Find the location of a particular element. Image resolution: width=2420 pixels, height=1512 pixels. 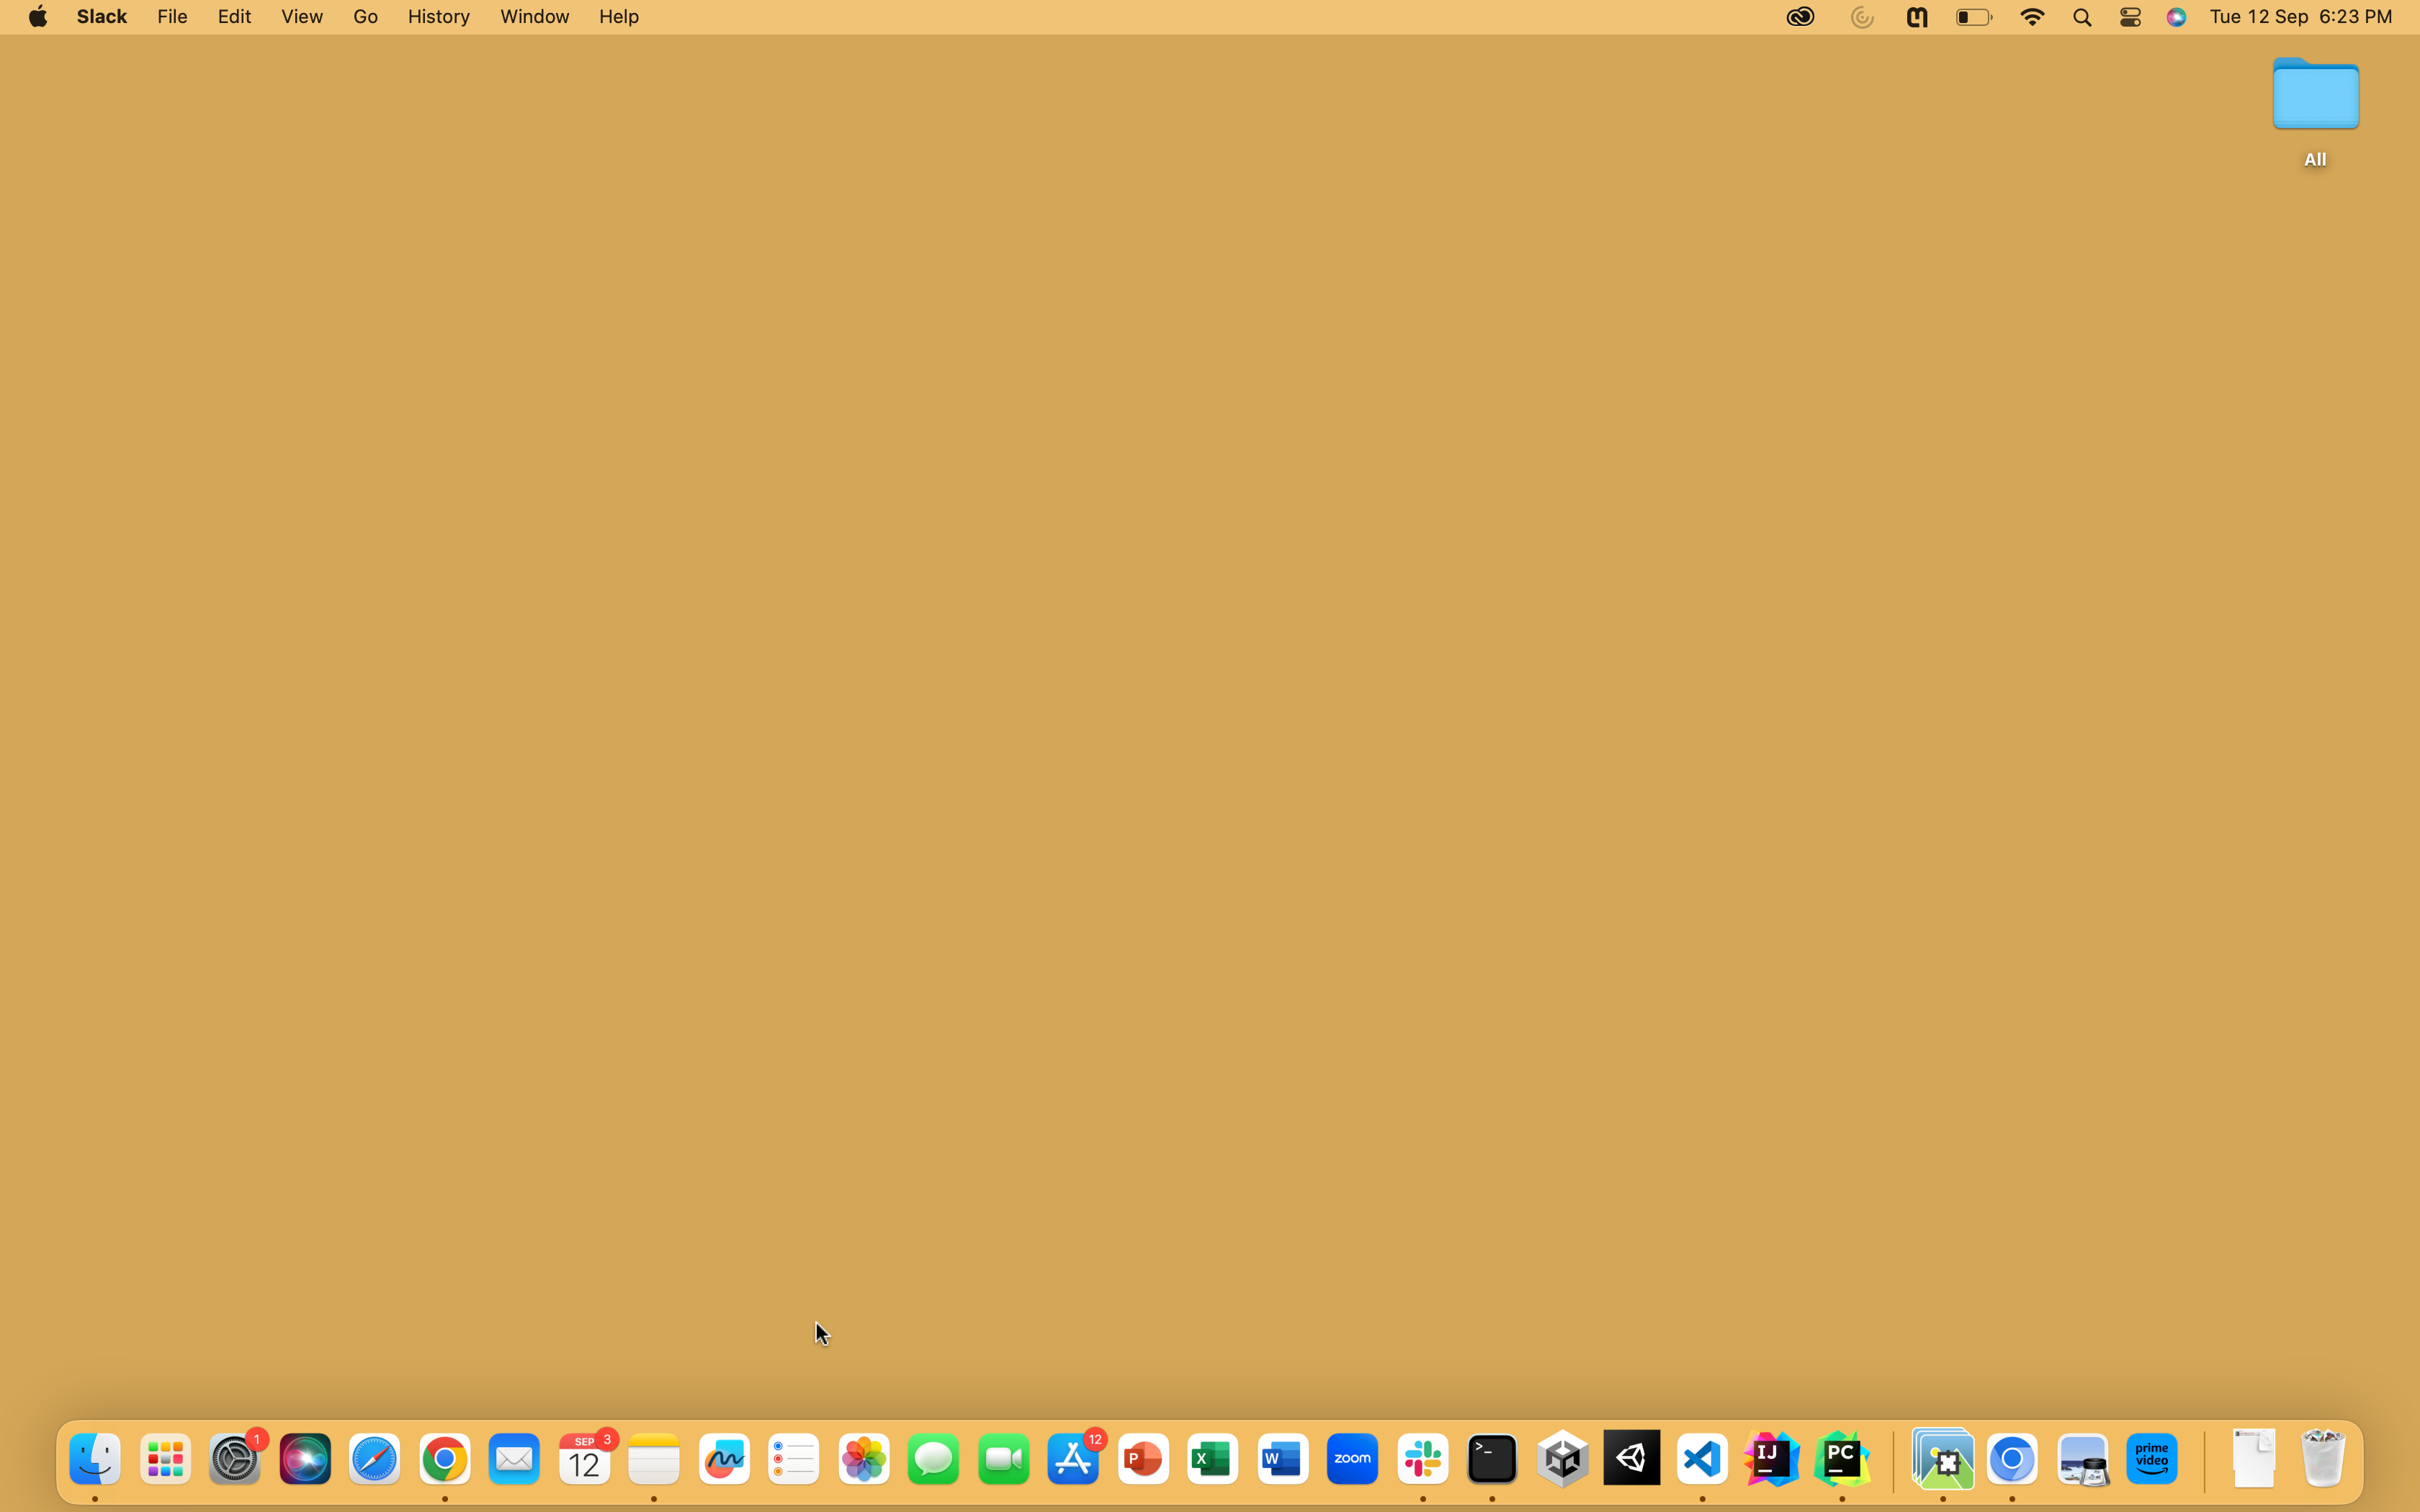

the Finder Application is located at coordinates (93, 1461).